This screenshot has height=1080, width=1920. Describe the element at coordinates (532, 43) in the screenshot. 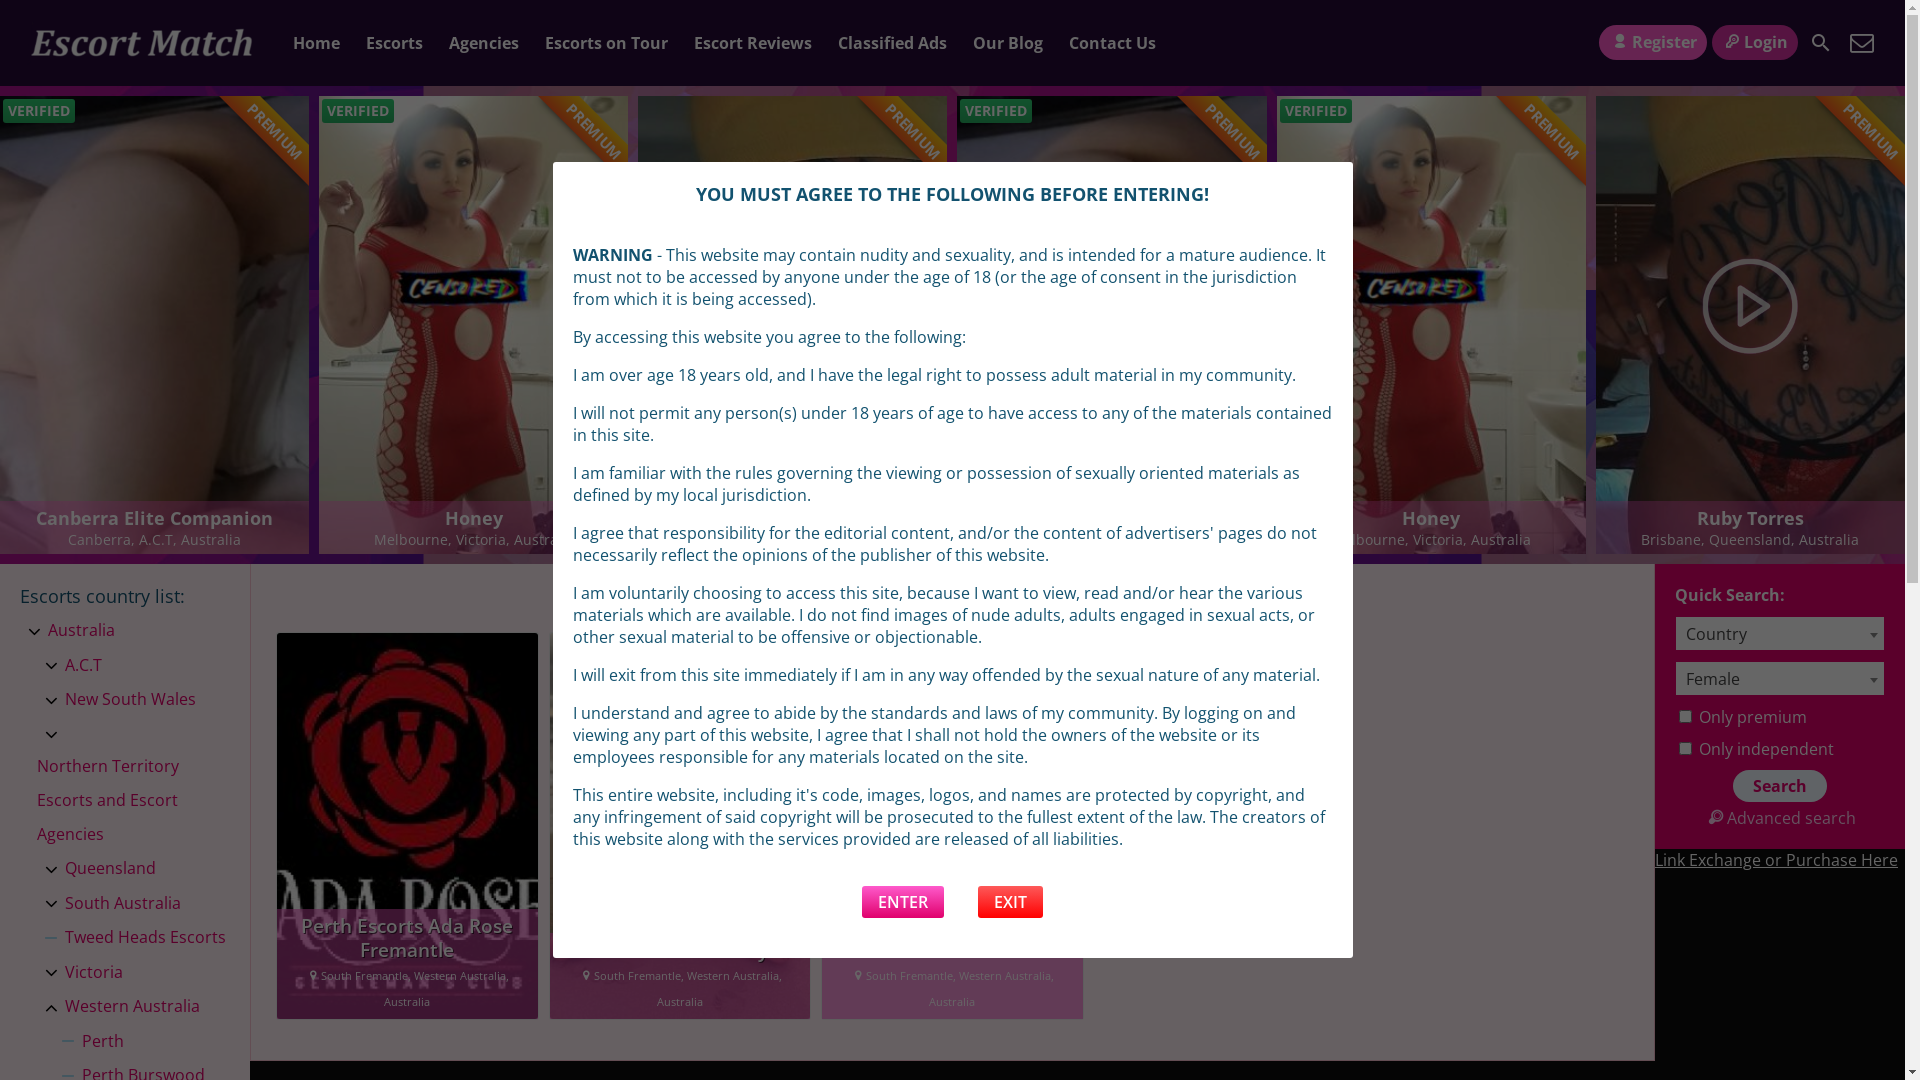

I see `'Escorts on Tour'` at that location.